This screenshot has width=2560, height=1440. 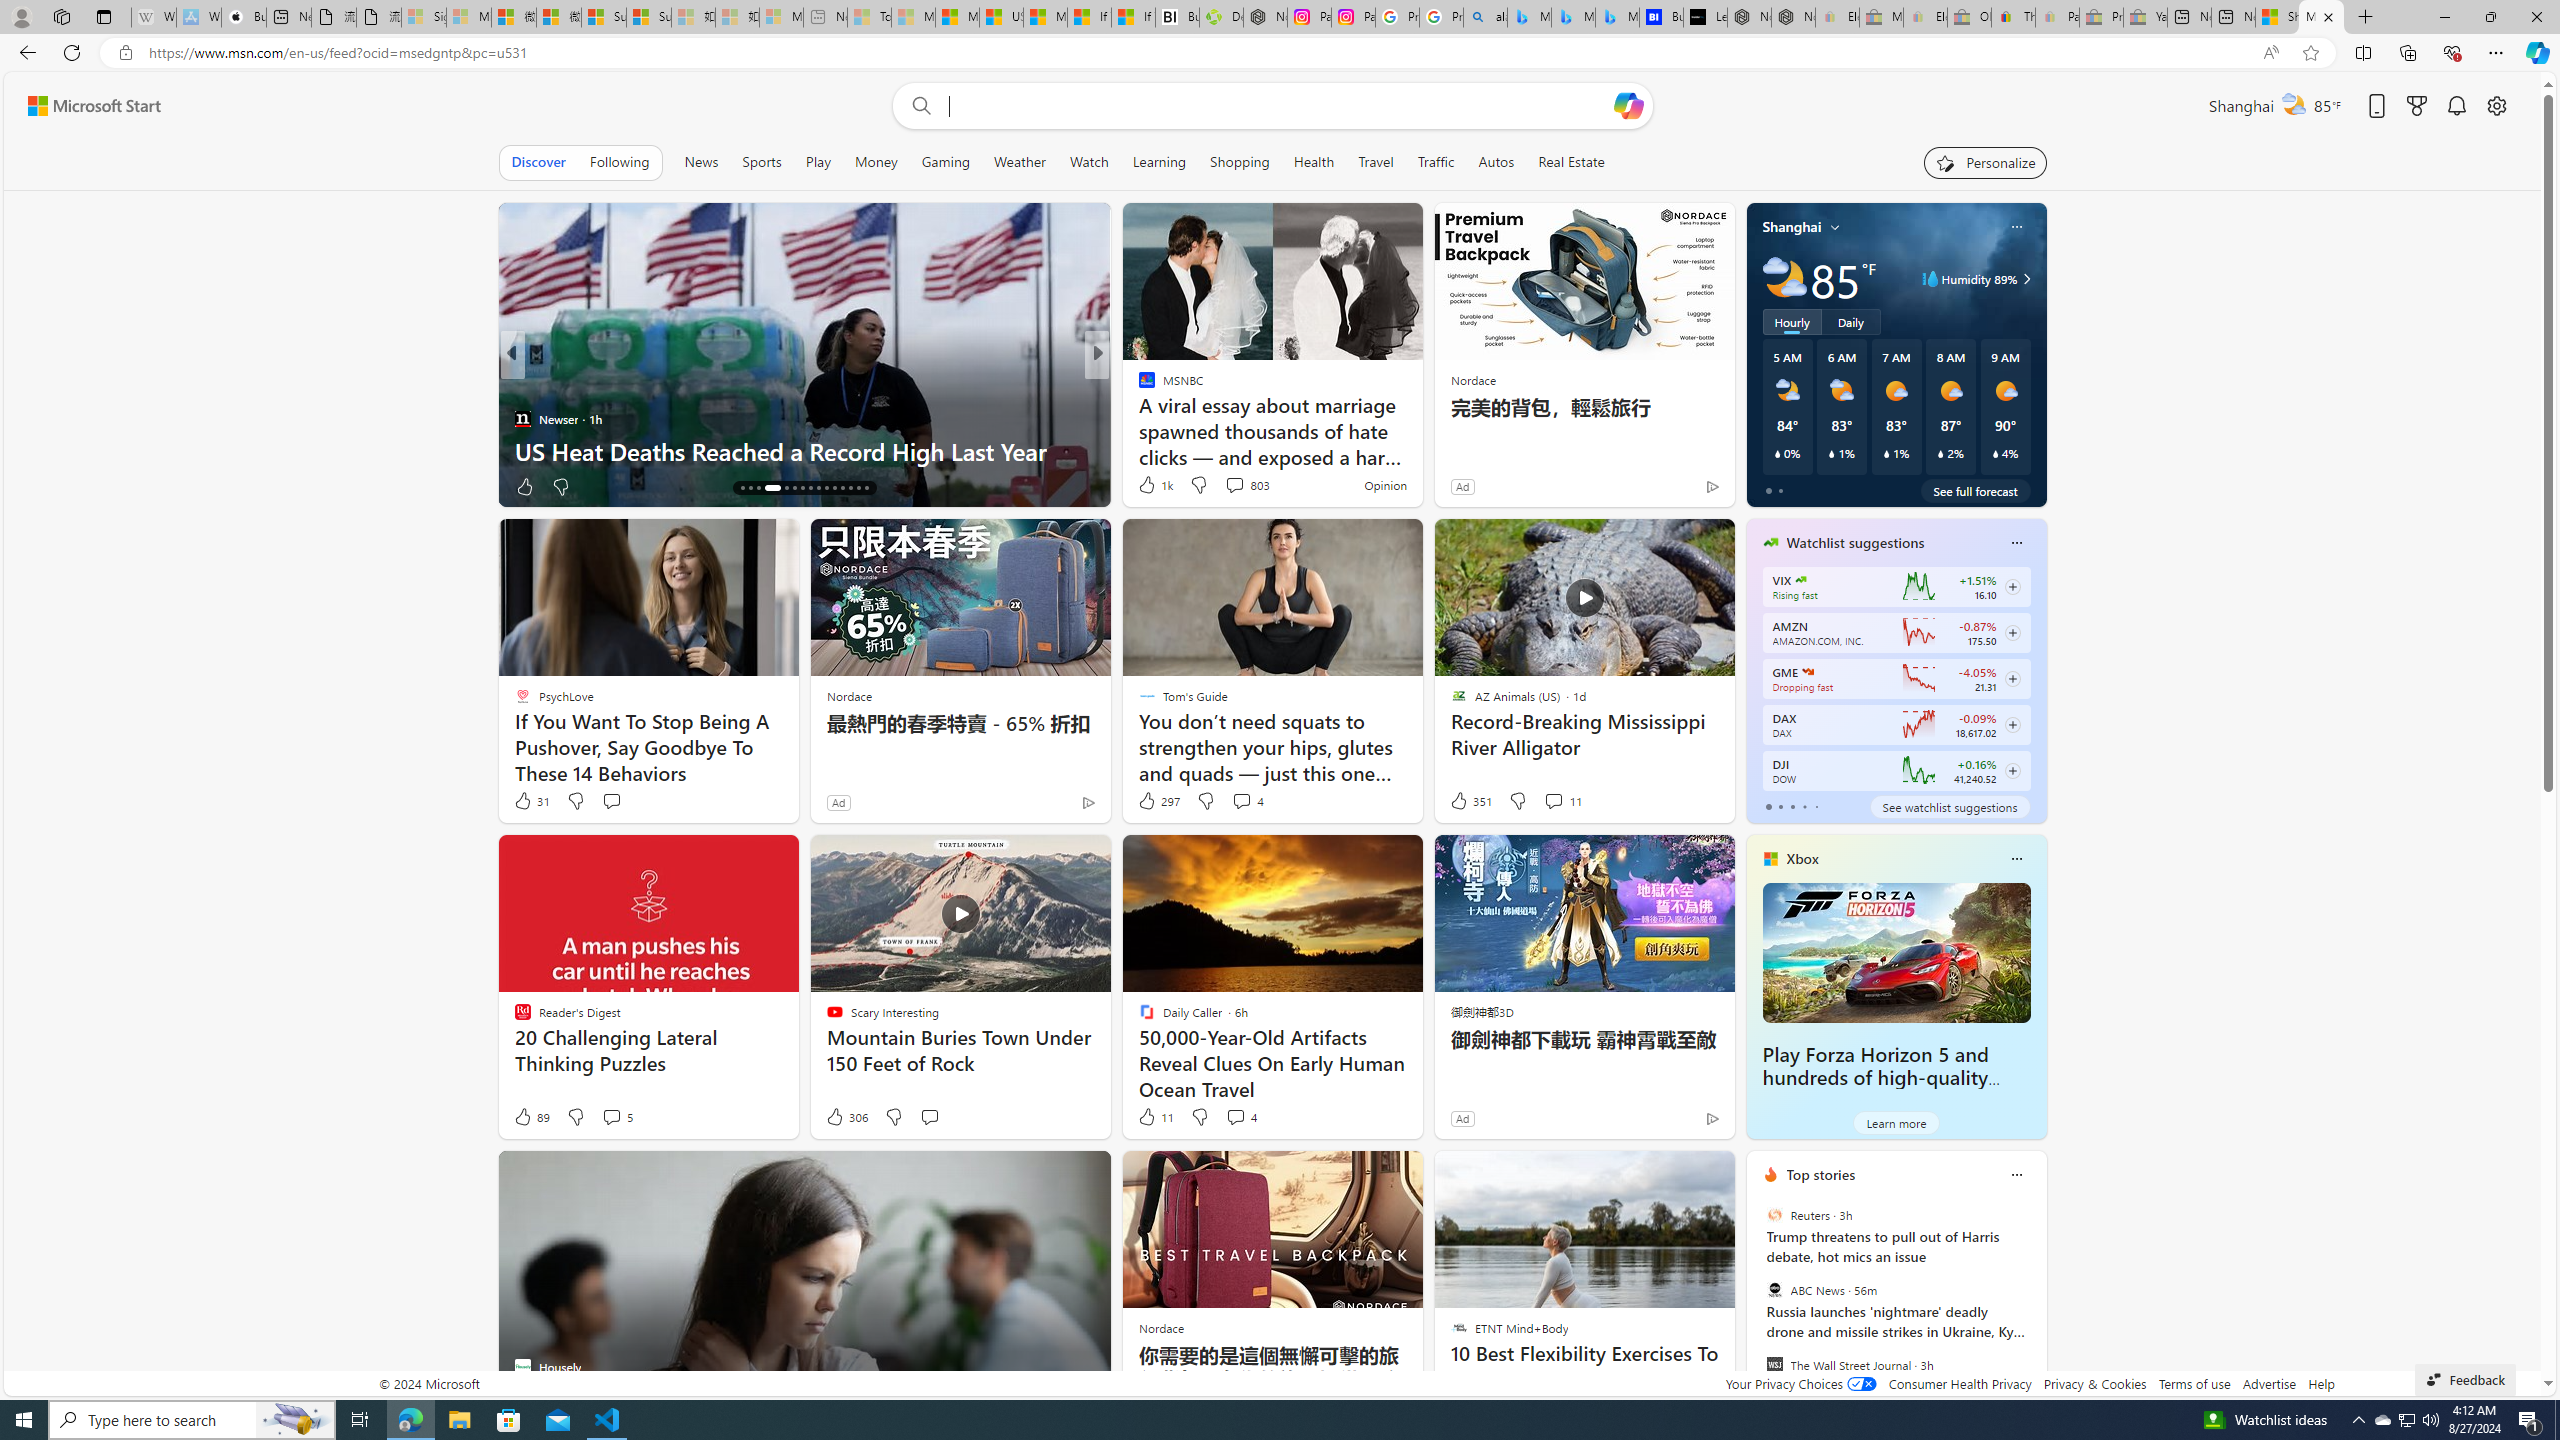 I want to click on 'AutomationID: tab-30', so click(x=865, y=487).